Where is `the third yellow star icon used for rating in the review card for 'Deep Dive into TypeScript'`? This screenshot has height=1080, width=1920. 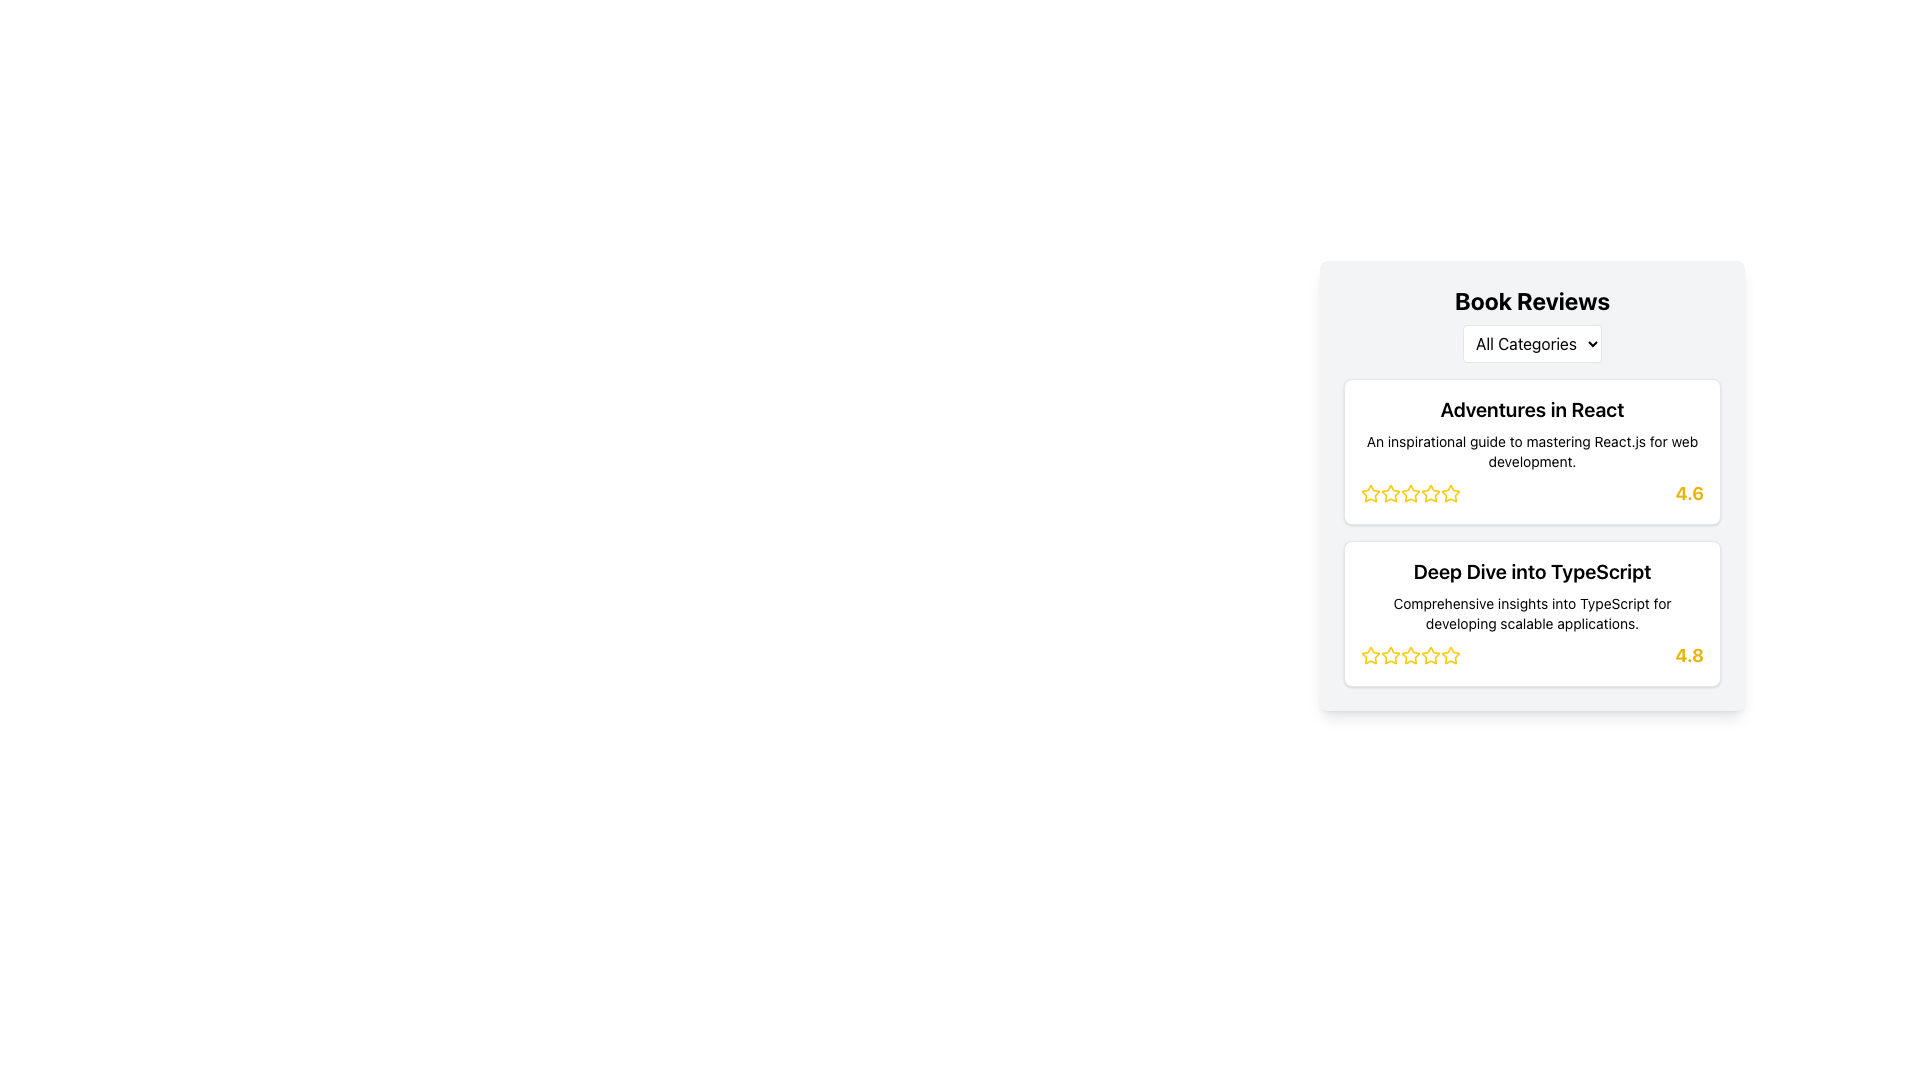
the third yellow star icon used for rating in the review card for 'Deep Dive into TypeScript' is located at coordinates (1429, 655).